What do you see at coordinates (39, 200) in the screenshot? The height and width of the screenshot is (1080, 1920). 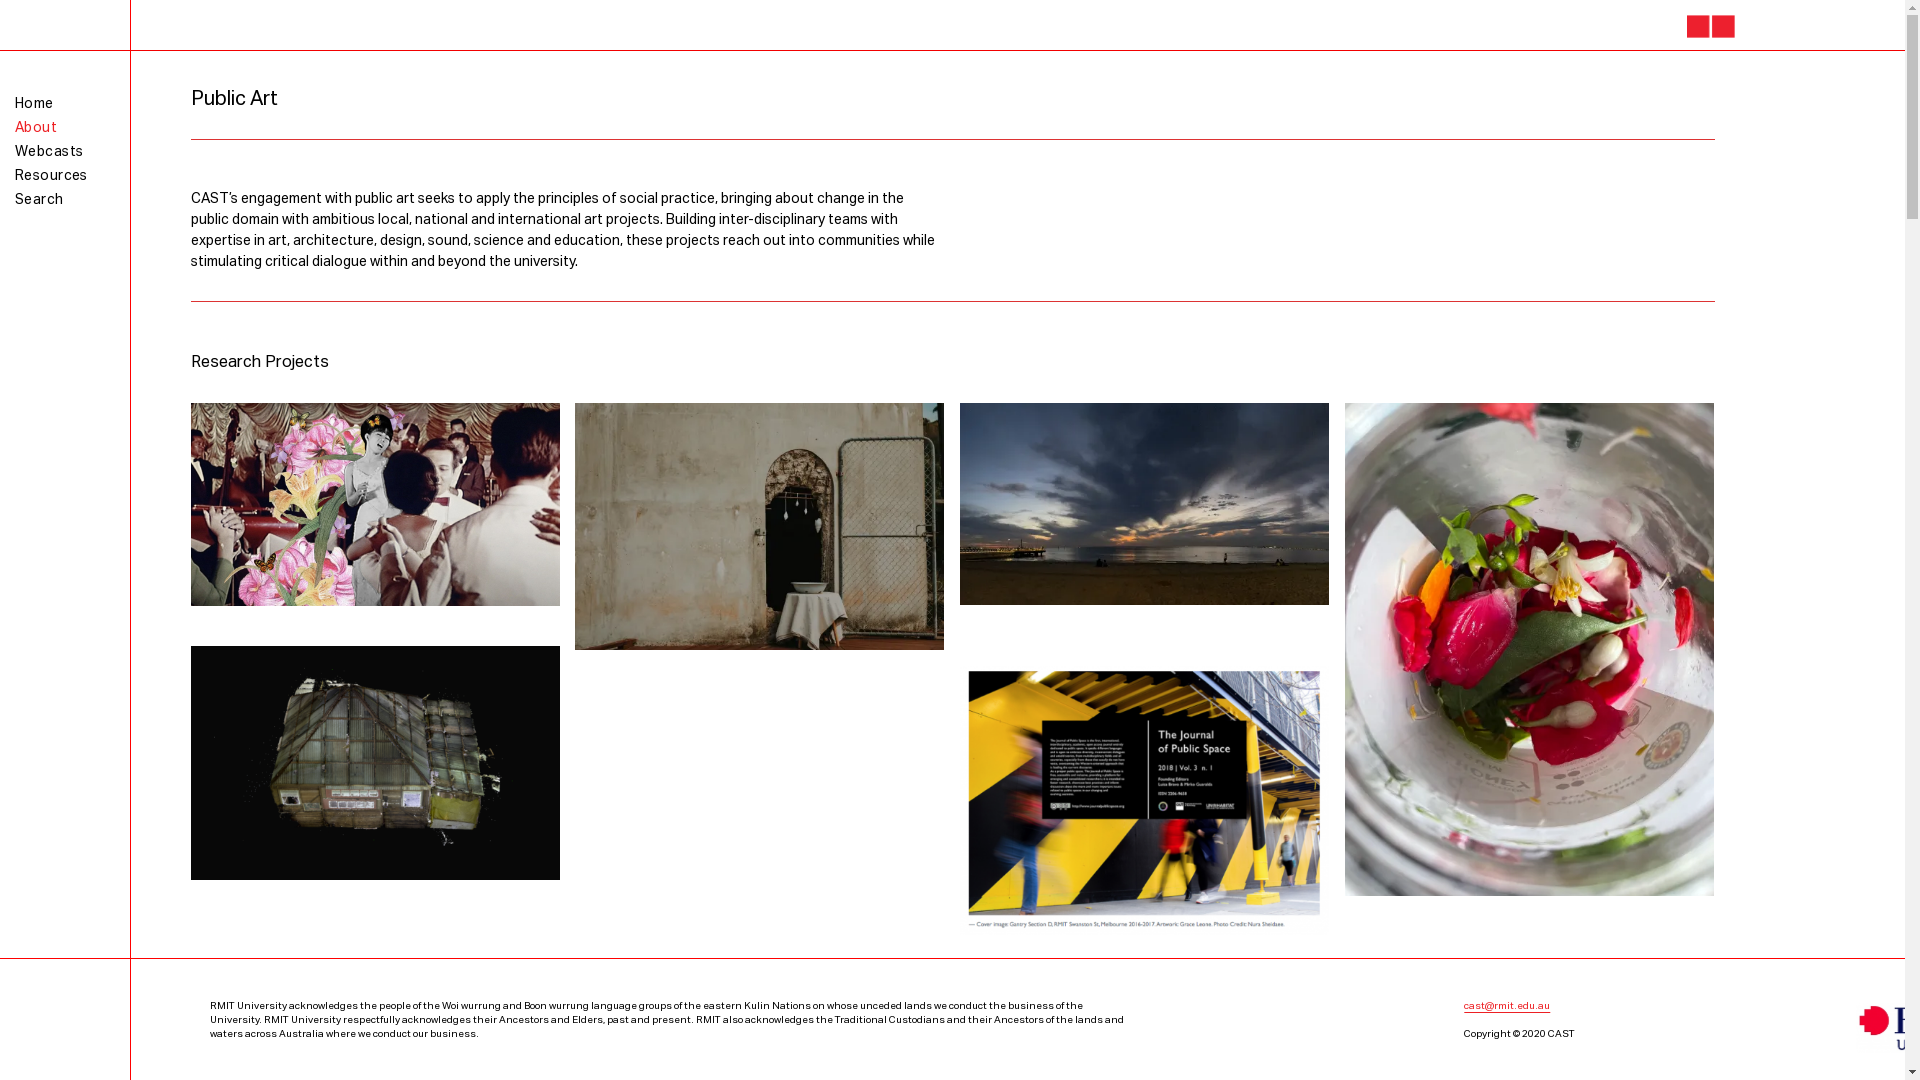 I see `'Search'` at bounding box center [39, 200].